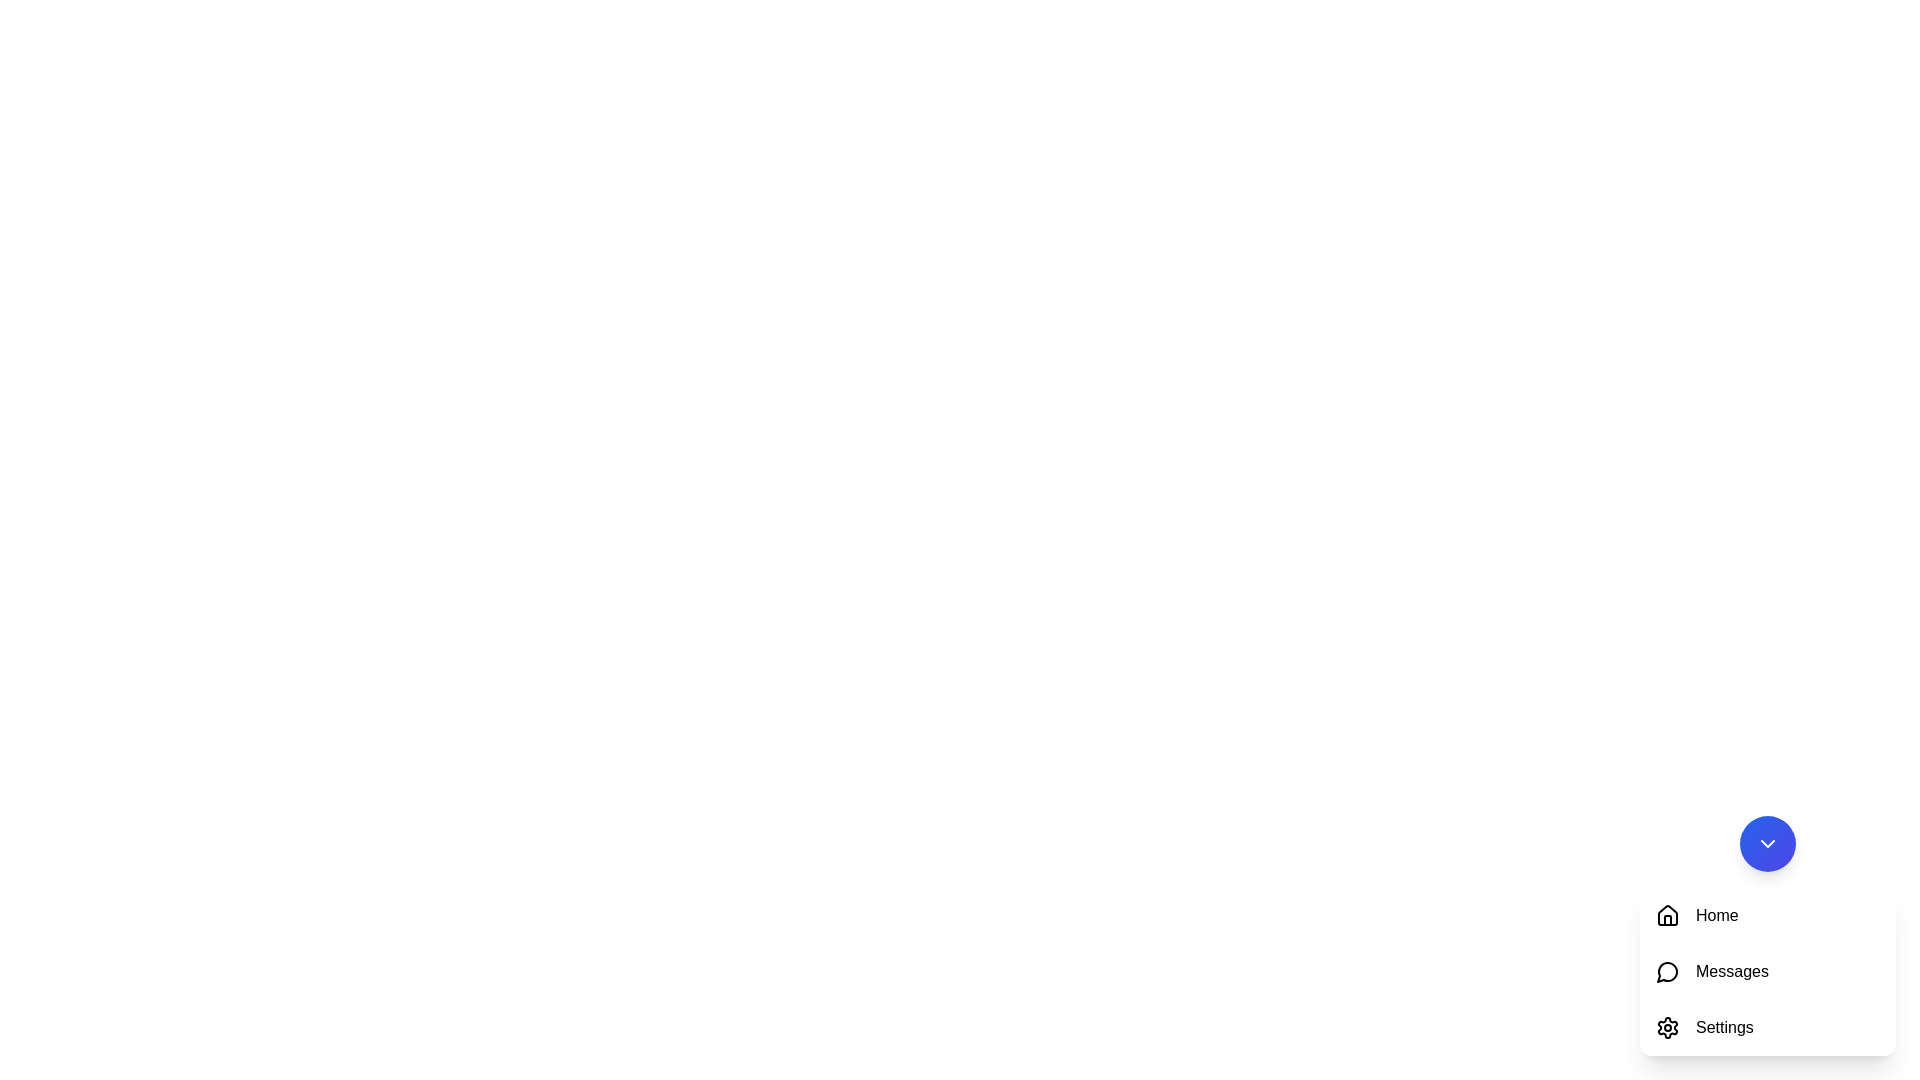 The height and width of the screenshot is (1080, 1920). Describe the element at coordinates (1667, 971) in the screenshot. I see `the 'Messages' icon, which is the second icon in the vertical navigation menu` at that location.